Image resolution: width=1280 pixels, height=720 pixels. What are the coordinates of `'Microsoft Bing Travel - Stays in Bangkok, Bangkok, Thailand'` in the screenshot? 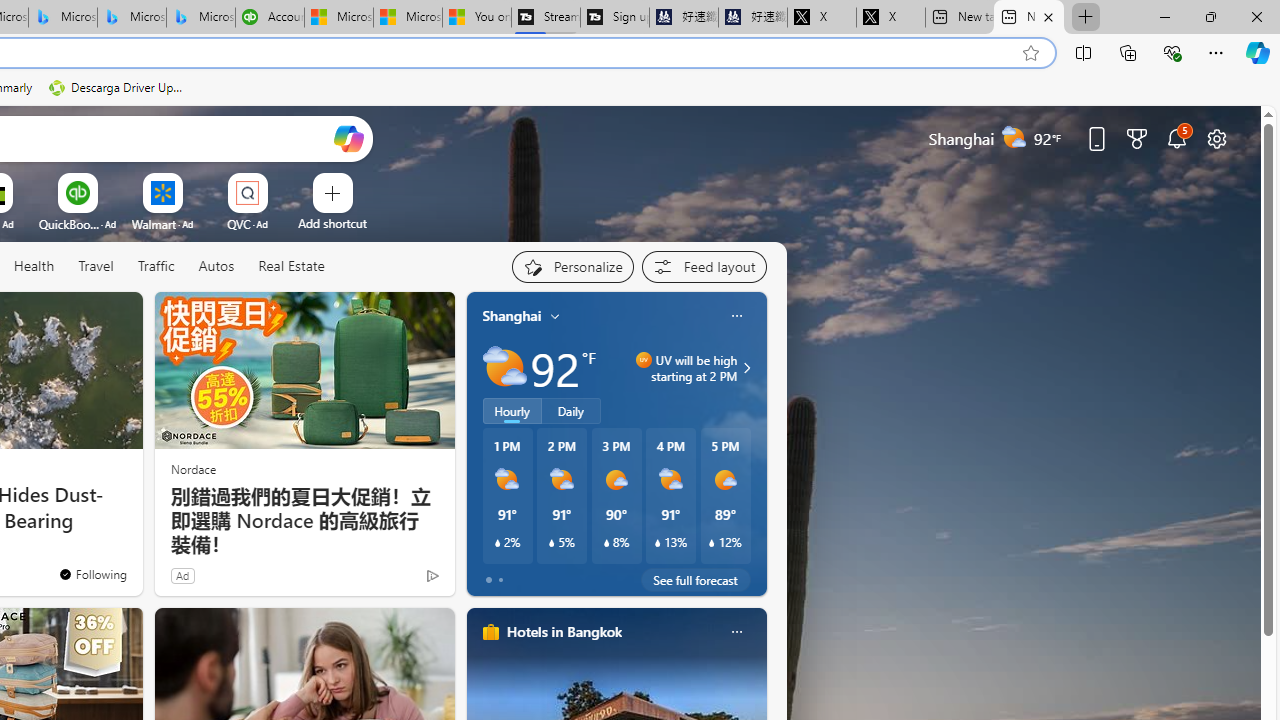 It's located at (63, 17).